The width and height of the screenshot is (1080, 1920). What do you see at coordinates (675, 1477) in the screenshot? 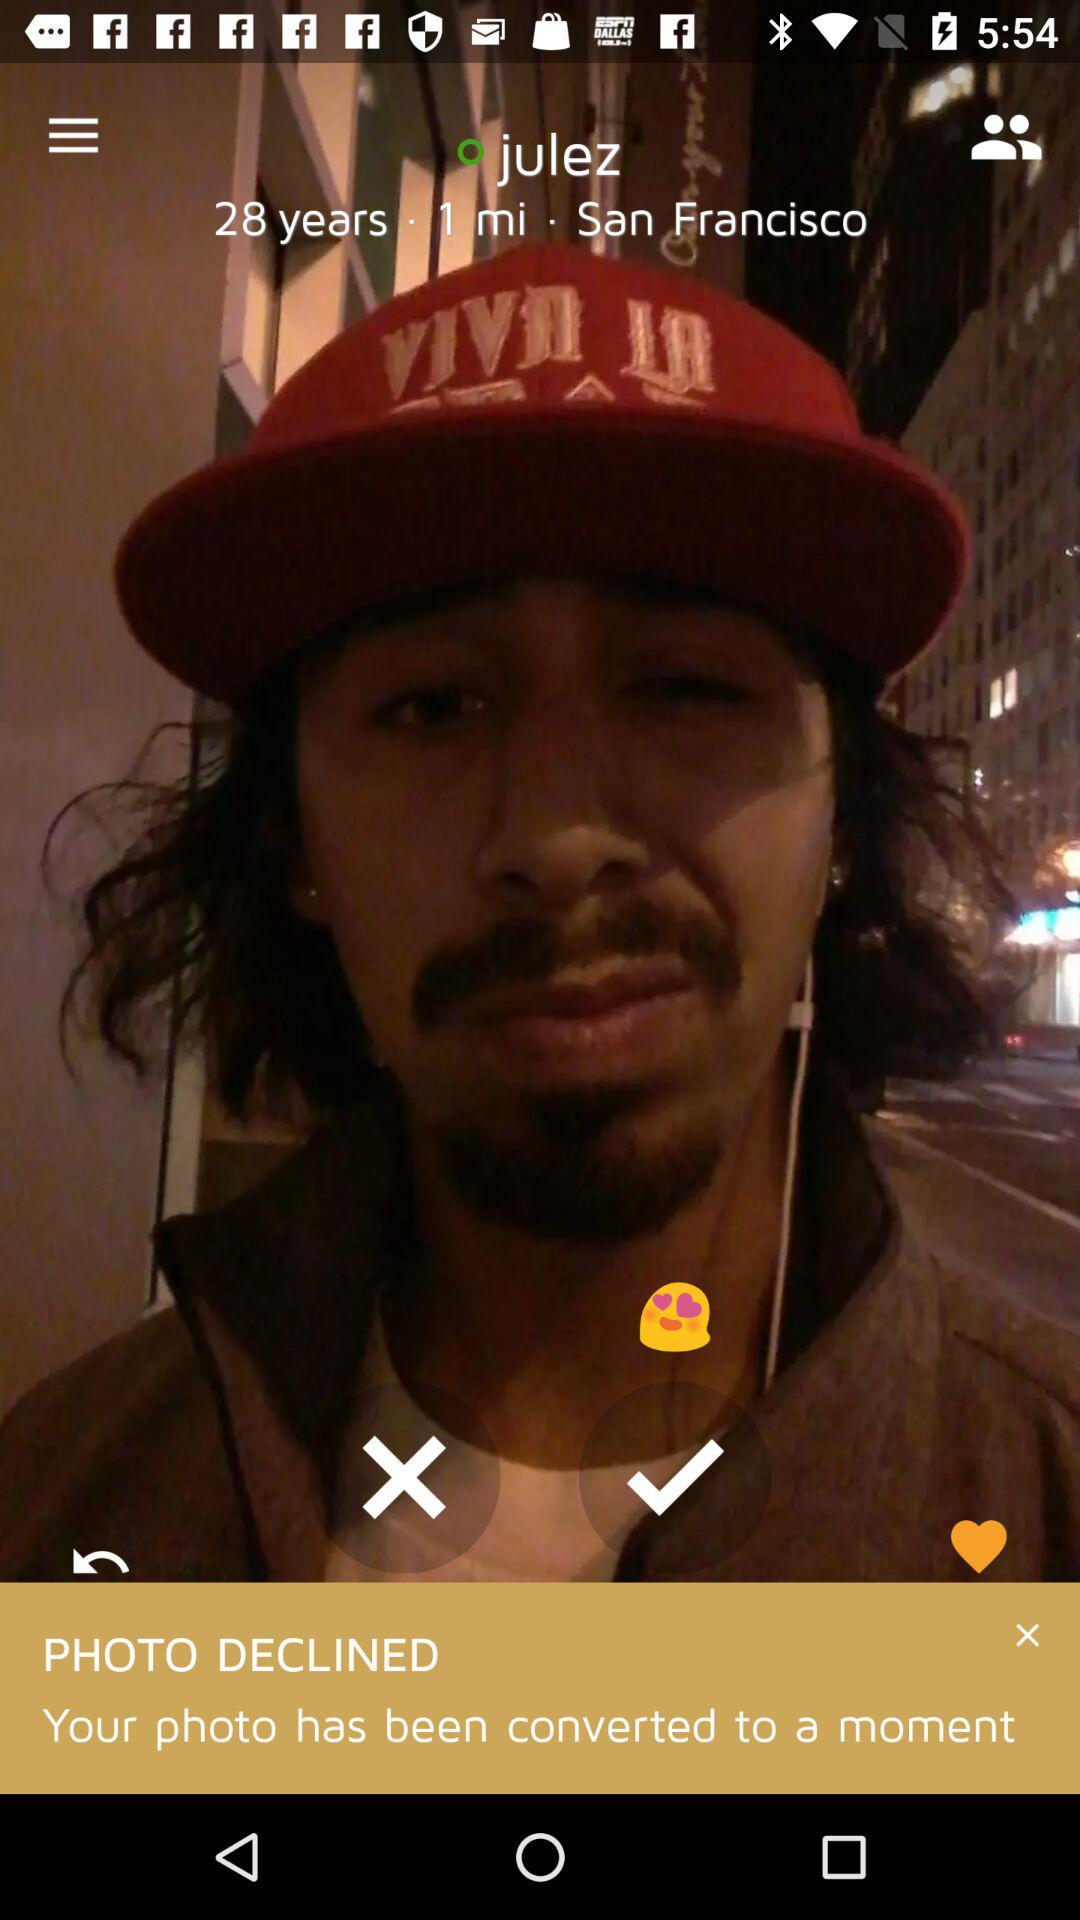
I see `the check icon` at bounding box center [675, 1477].